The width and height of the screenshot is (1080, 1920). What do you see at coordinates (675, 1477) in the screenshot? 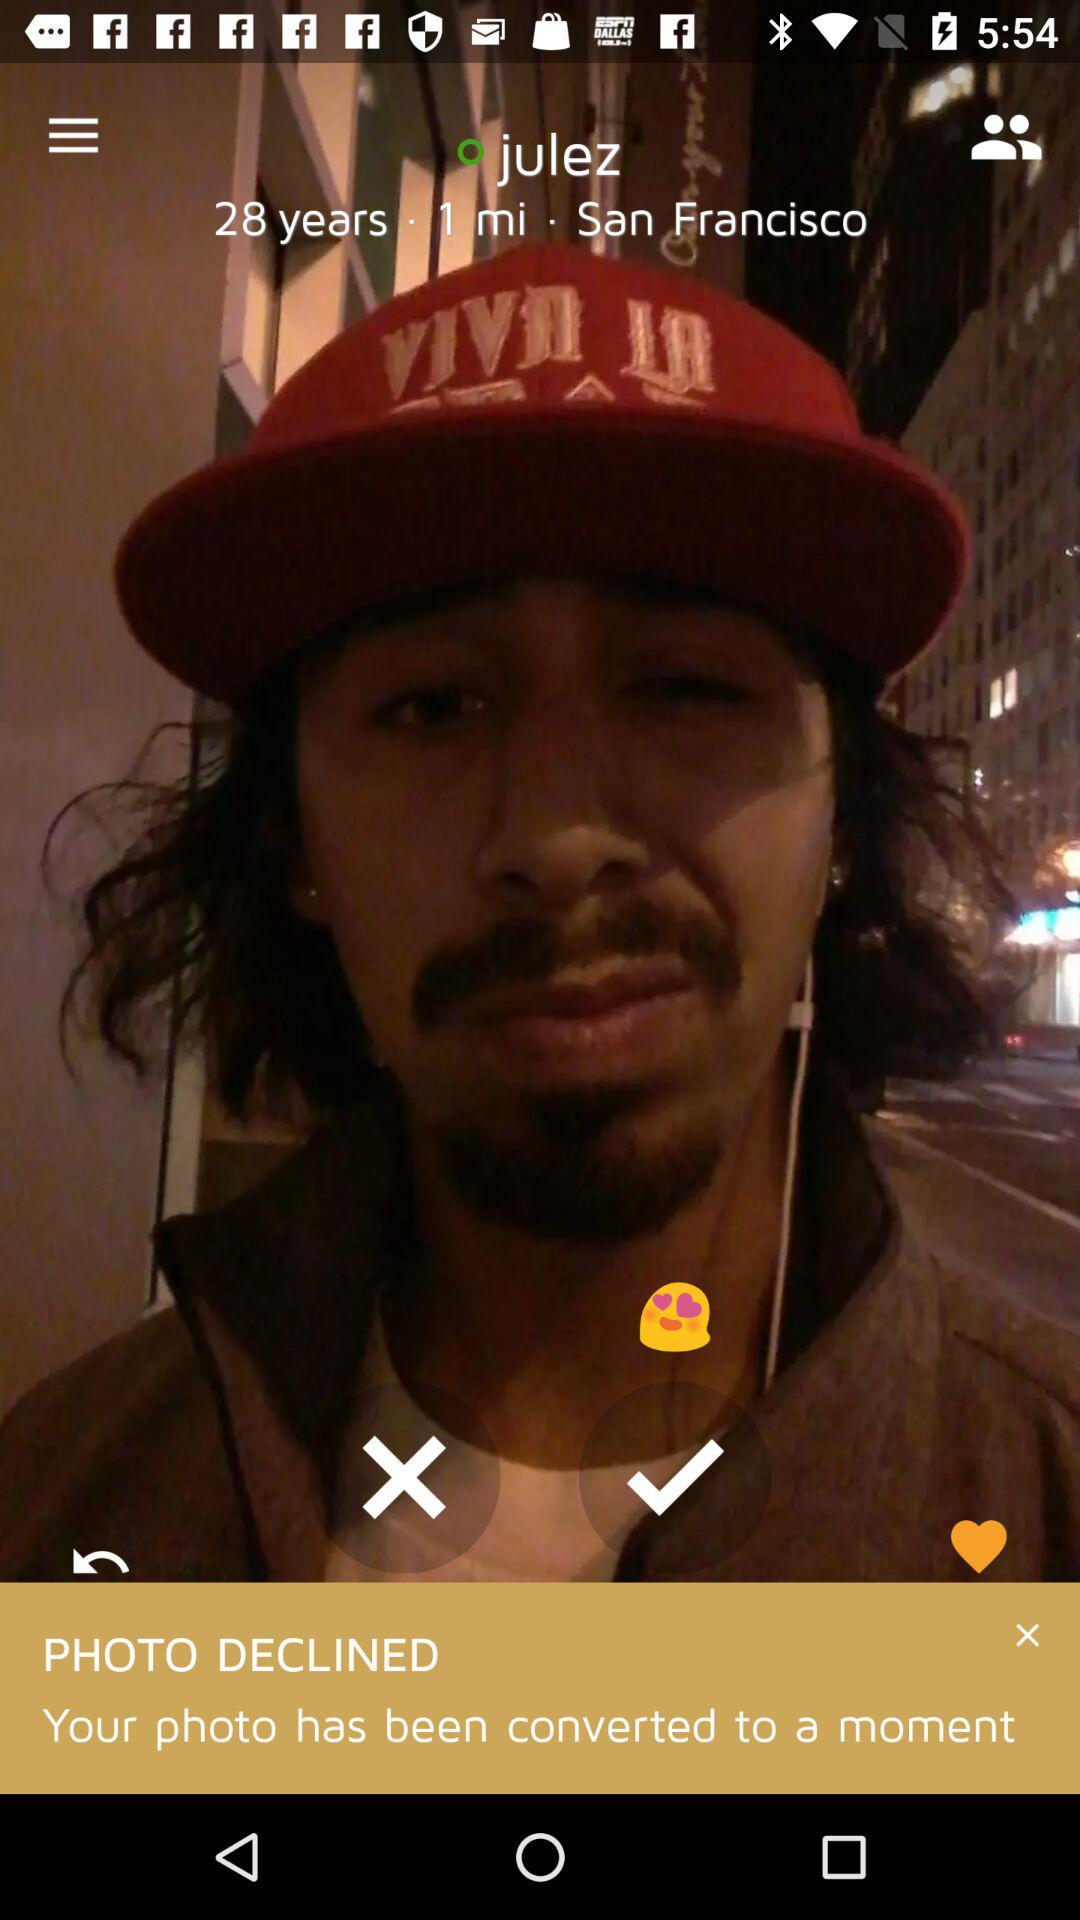
I see `the check icon` at bounding box center [675, 1477].